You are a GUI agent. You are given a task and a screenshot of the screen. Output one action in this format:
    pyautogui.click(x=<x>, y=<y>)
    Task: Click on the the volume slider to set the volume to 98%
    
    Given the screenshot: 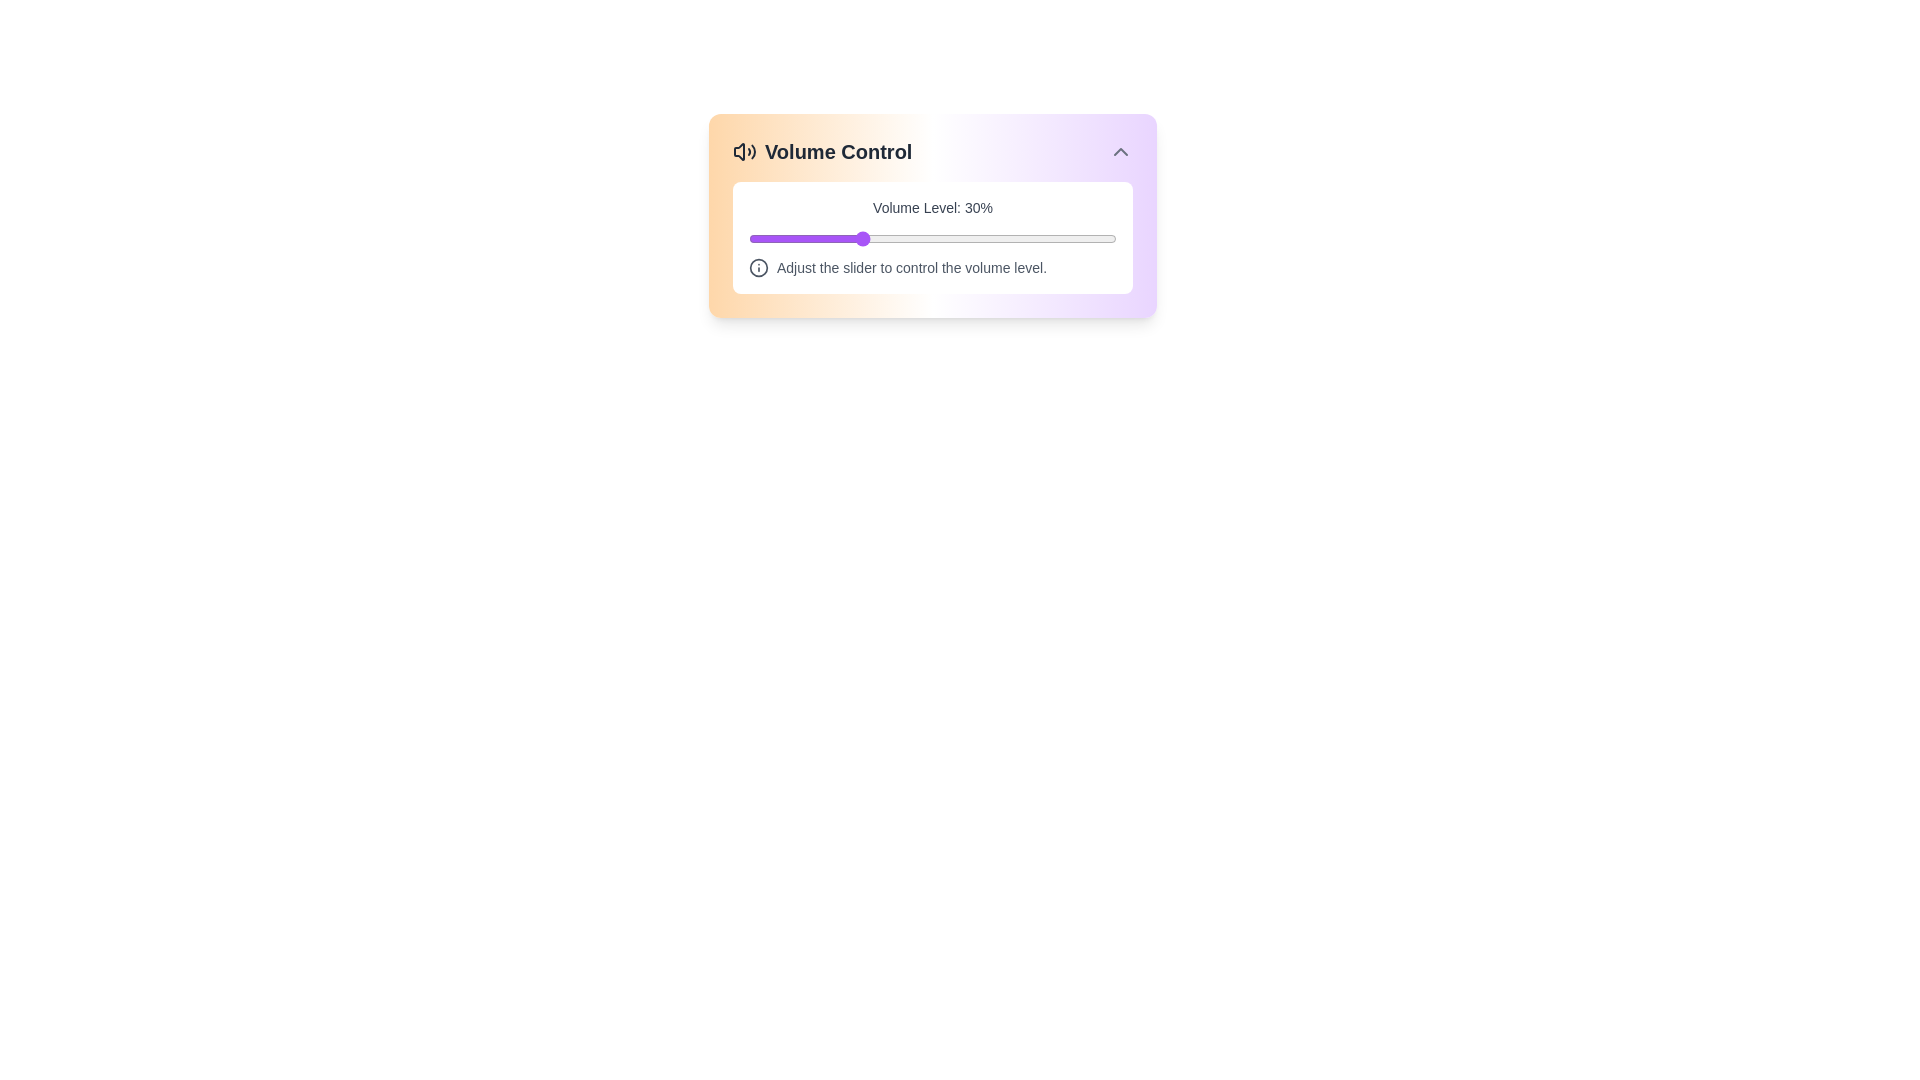 What is the action you would take?
    pyautogui.click(x=1108, y=238)
    